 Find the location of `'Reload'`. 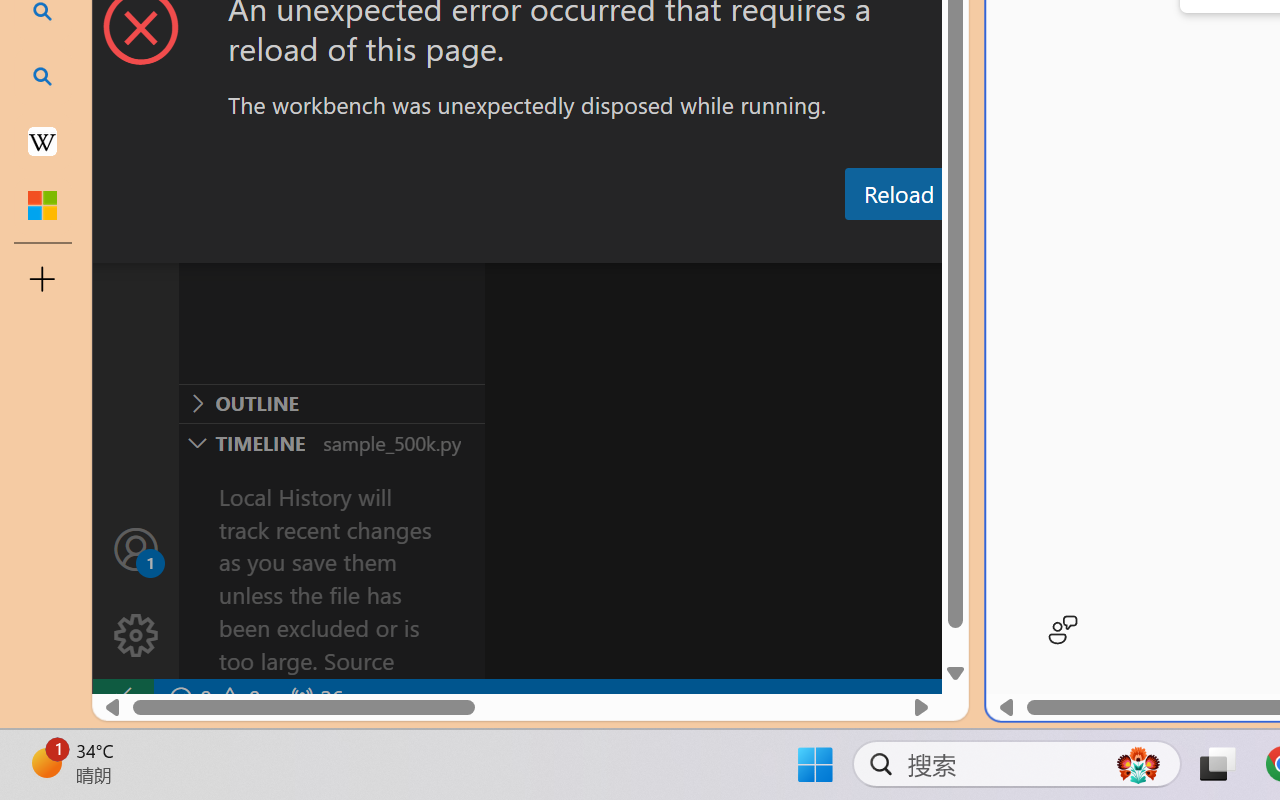

'Reload' is located at coordinates (897, 192).